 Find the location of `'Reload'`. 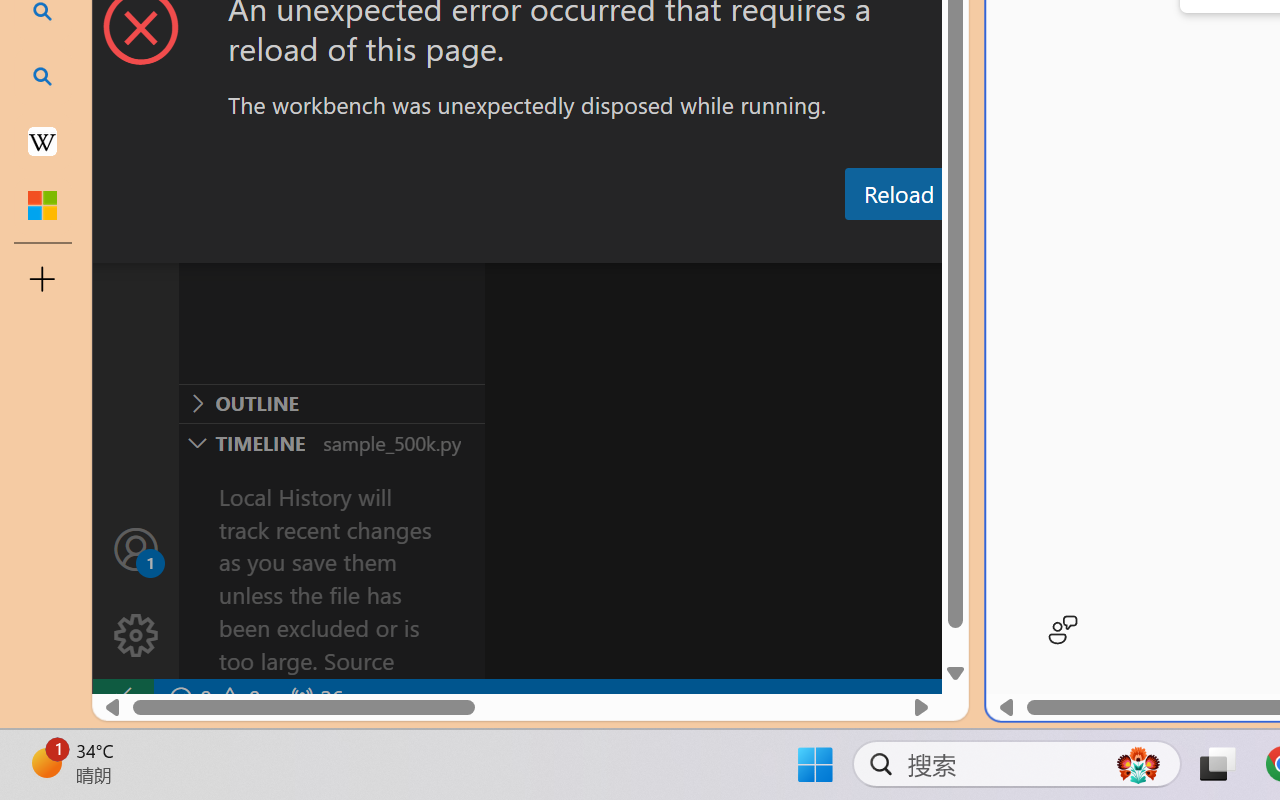

'Reload' is located at coordinates (897, 192).